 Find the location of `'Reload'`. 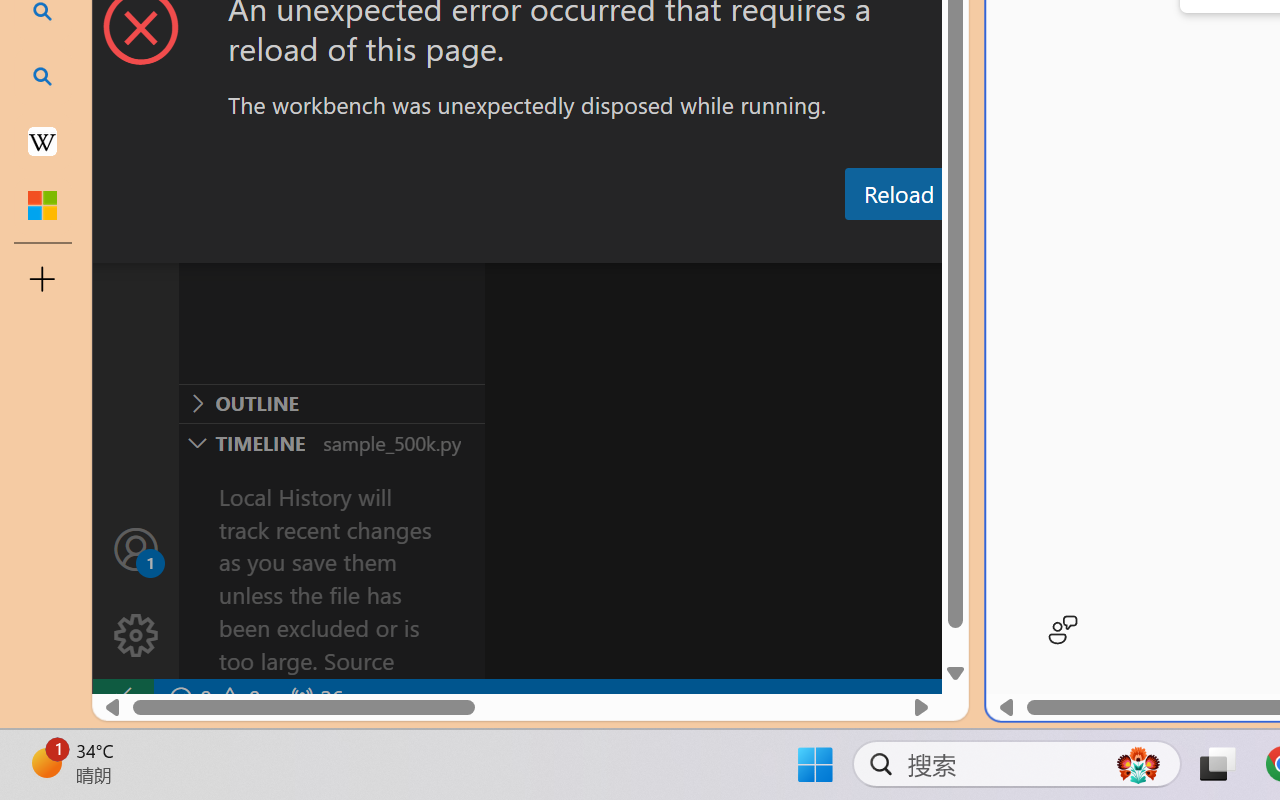

'Reload' is located at coordinates (897, 192).